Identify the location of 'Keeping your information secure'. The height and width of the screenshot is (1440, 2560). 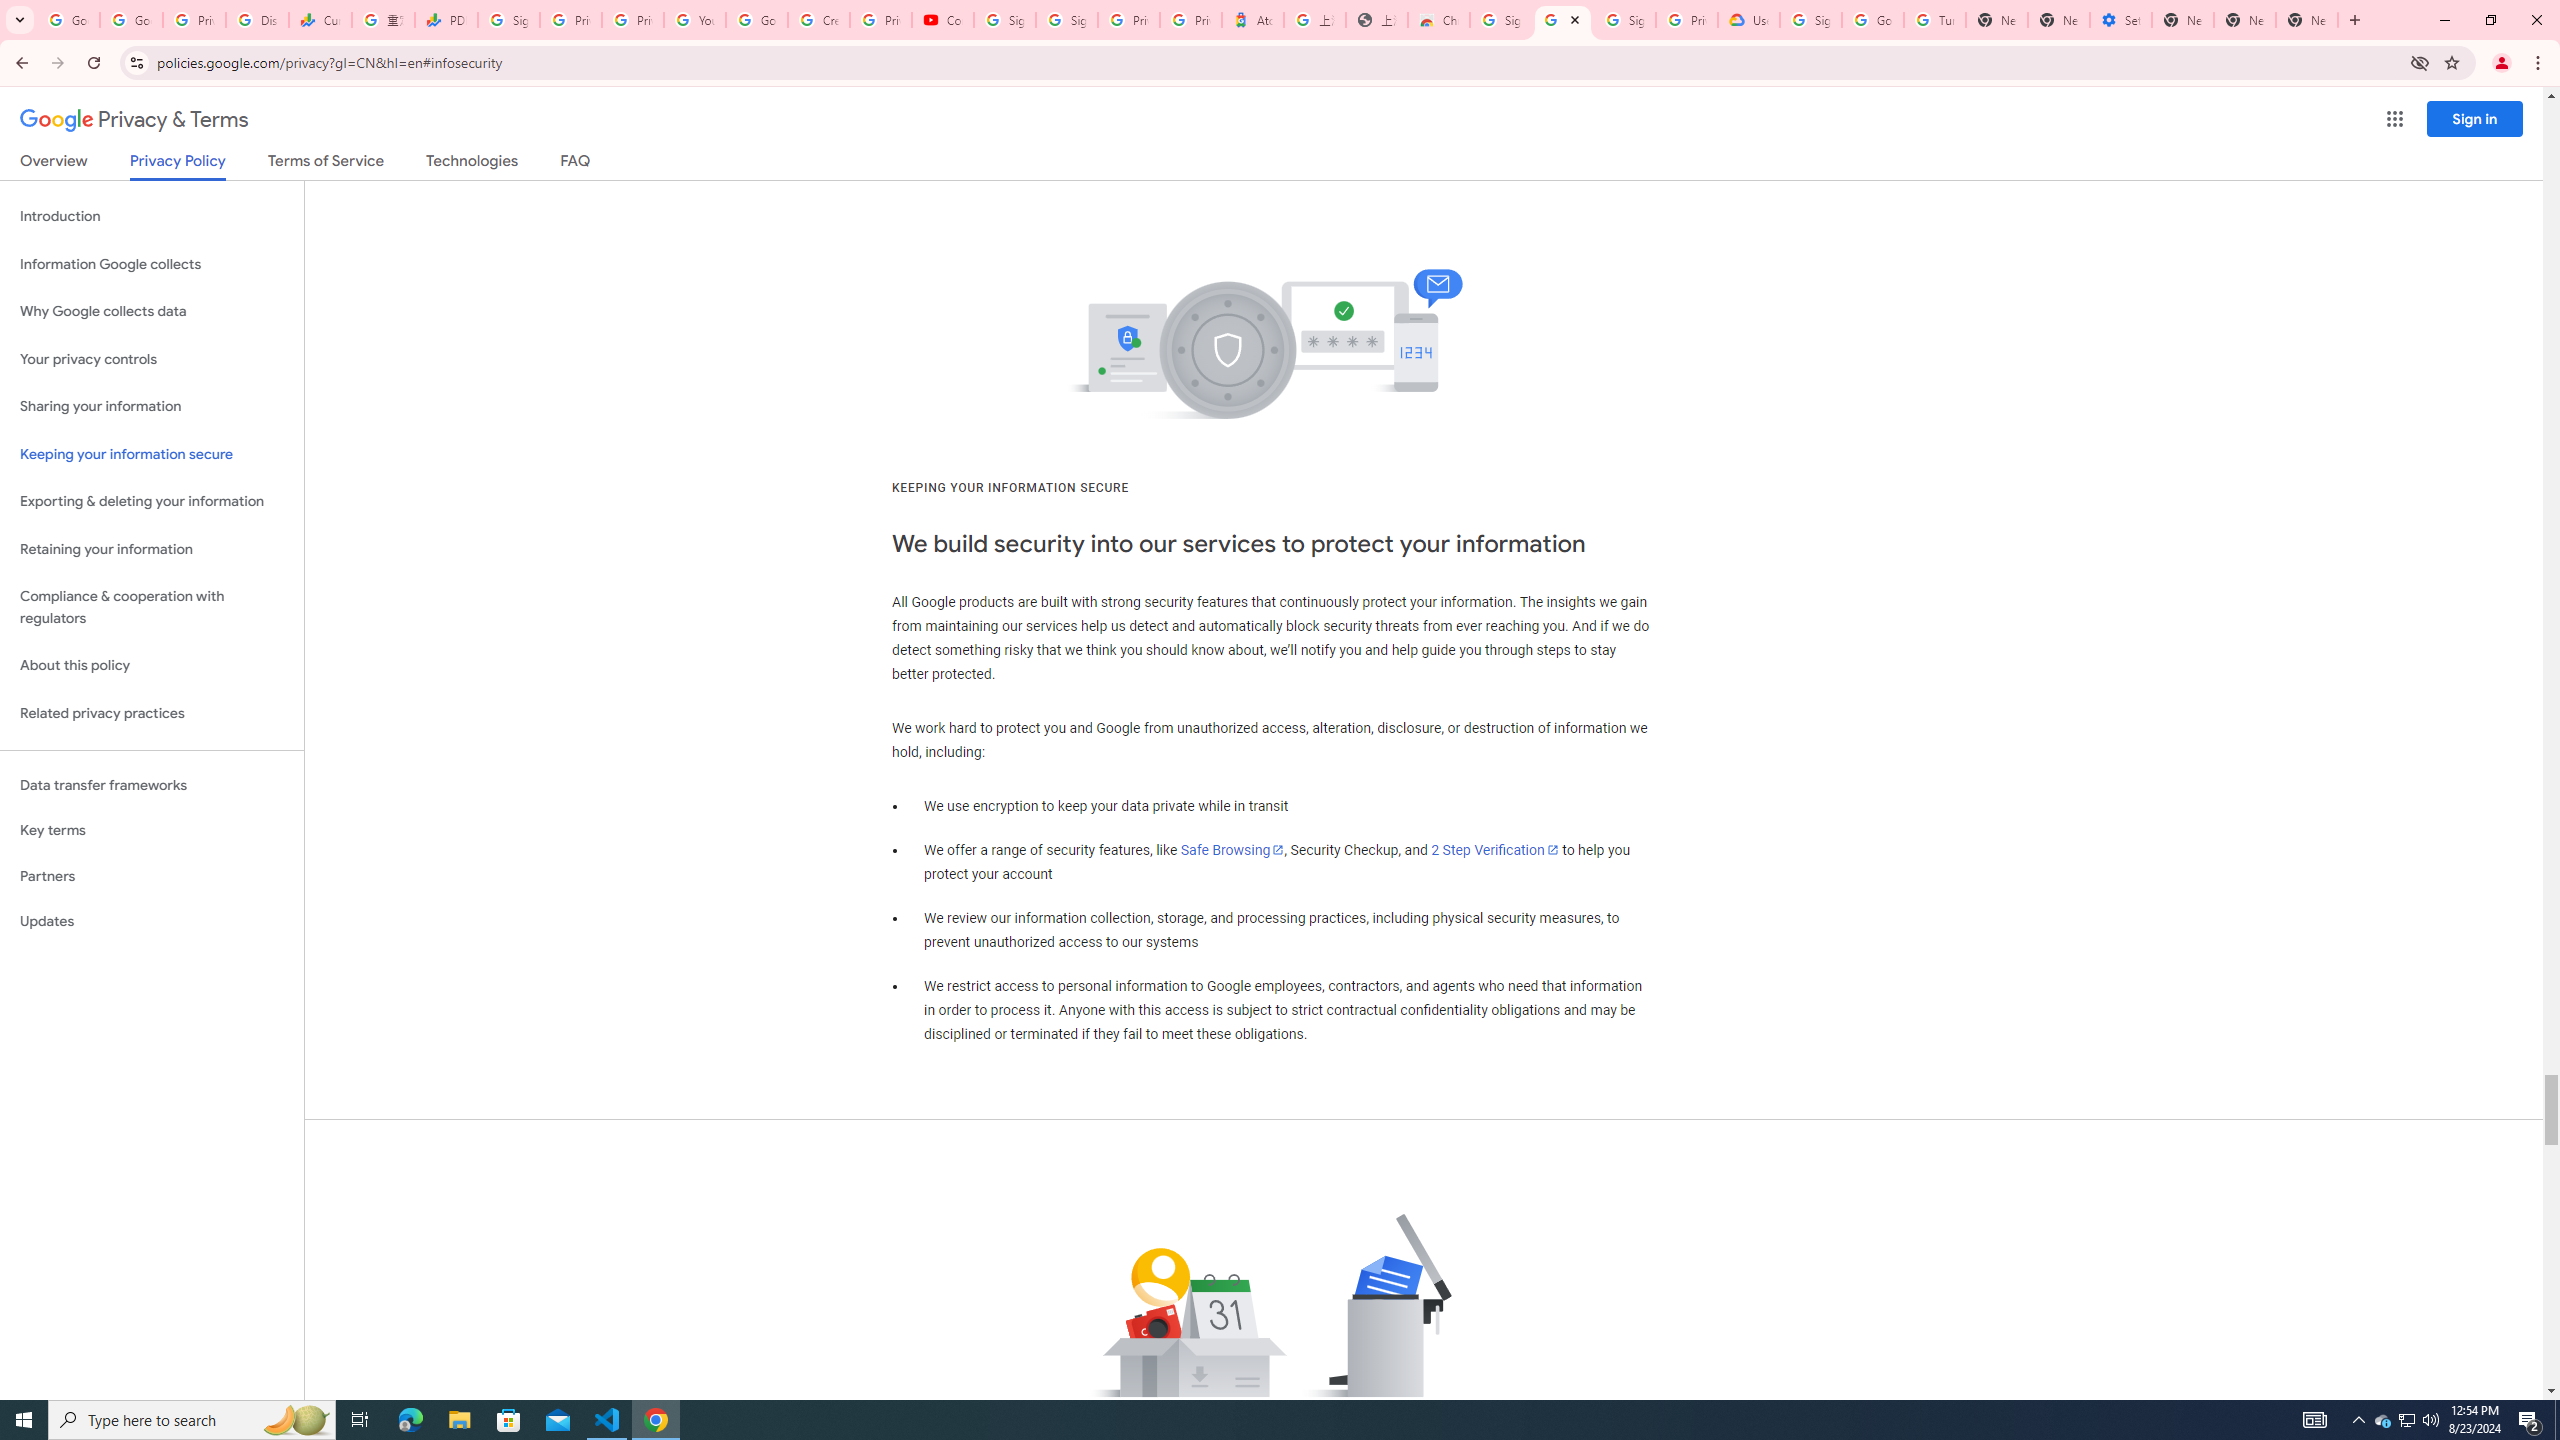
(151, 455).